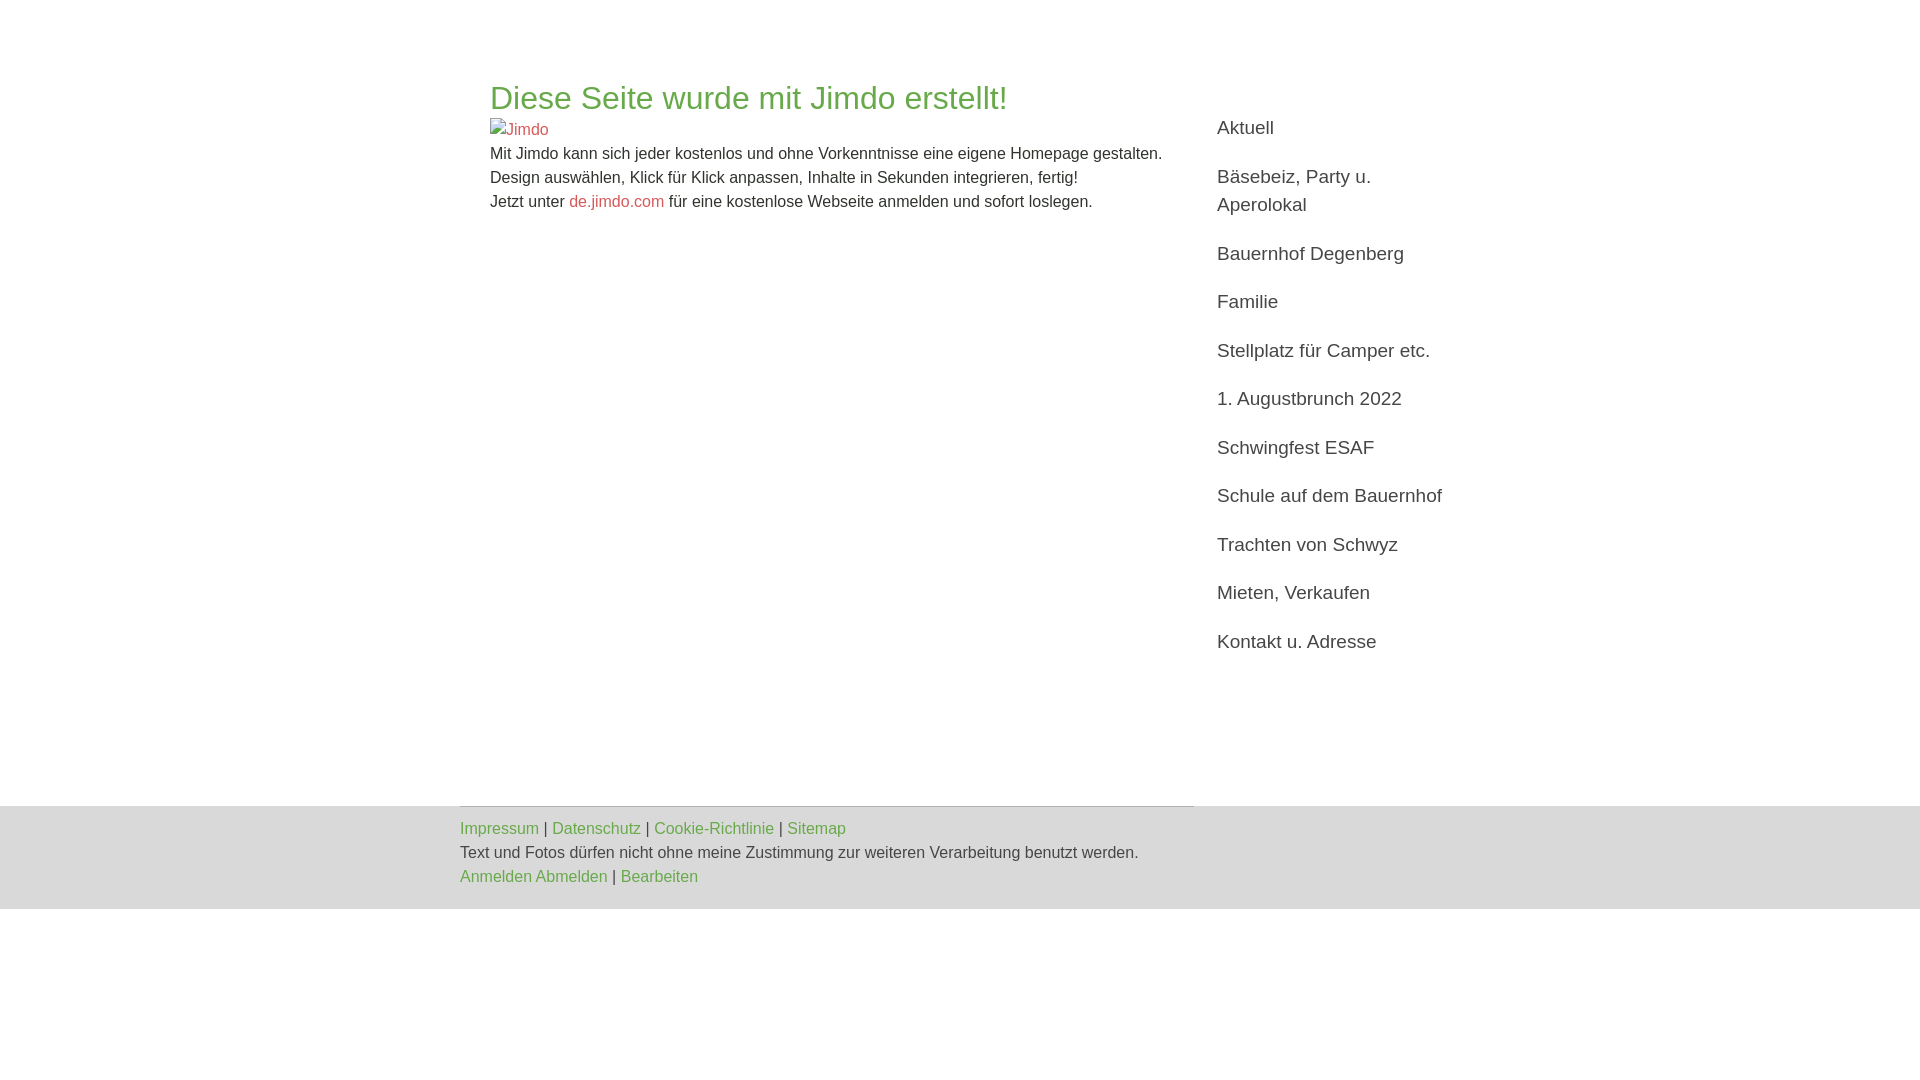 The image size is (1920, 1080). Describe the element at coordinates (1329, 495) in the screenshot. I see `'Schule auf dem Bauernhof'` at that location.